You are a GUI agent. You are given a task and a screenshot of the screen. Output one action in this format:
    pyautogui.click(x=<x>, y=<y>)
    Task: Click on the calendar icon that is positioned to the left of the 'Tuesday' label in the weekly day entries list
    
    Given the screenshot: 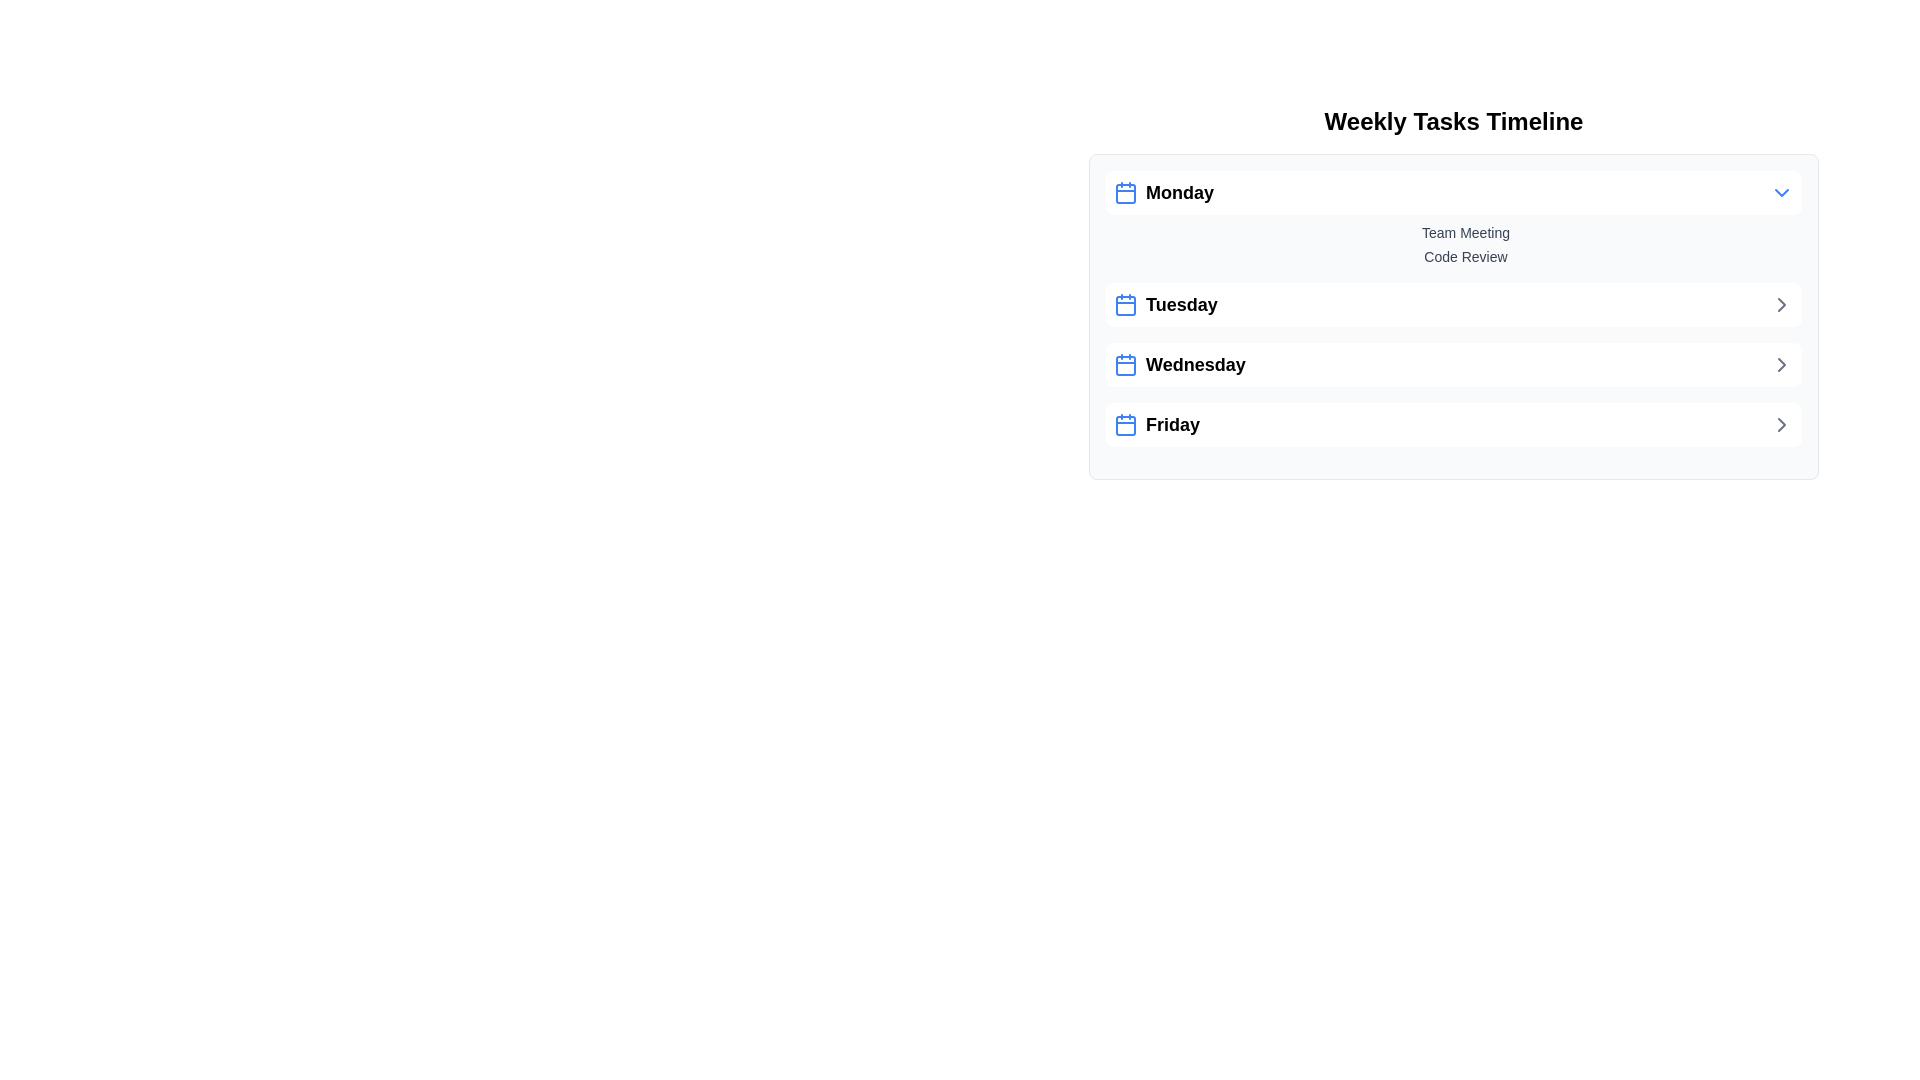 What is the action you would take?
    pyautogui.click(x=1126, y=304)
    